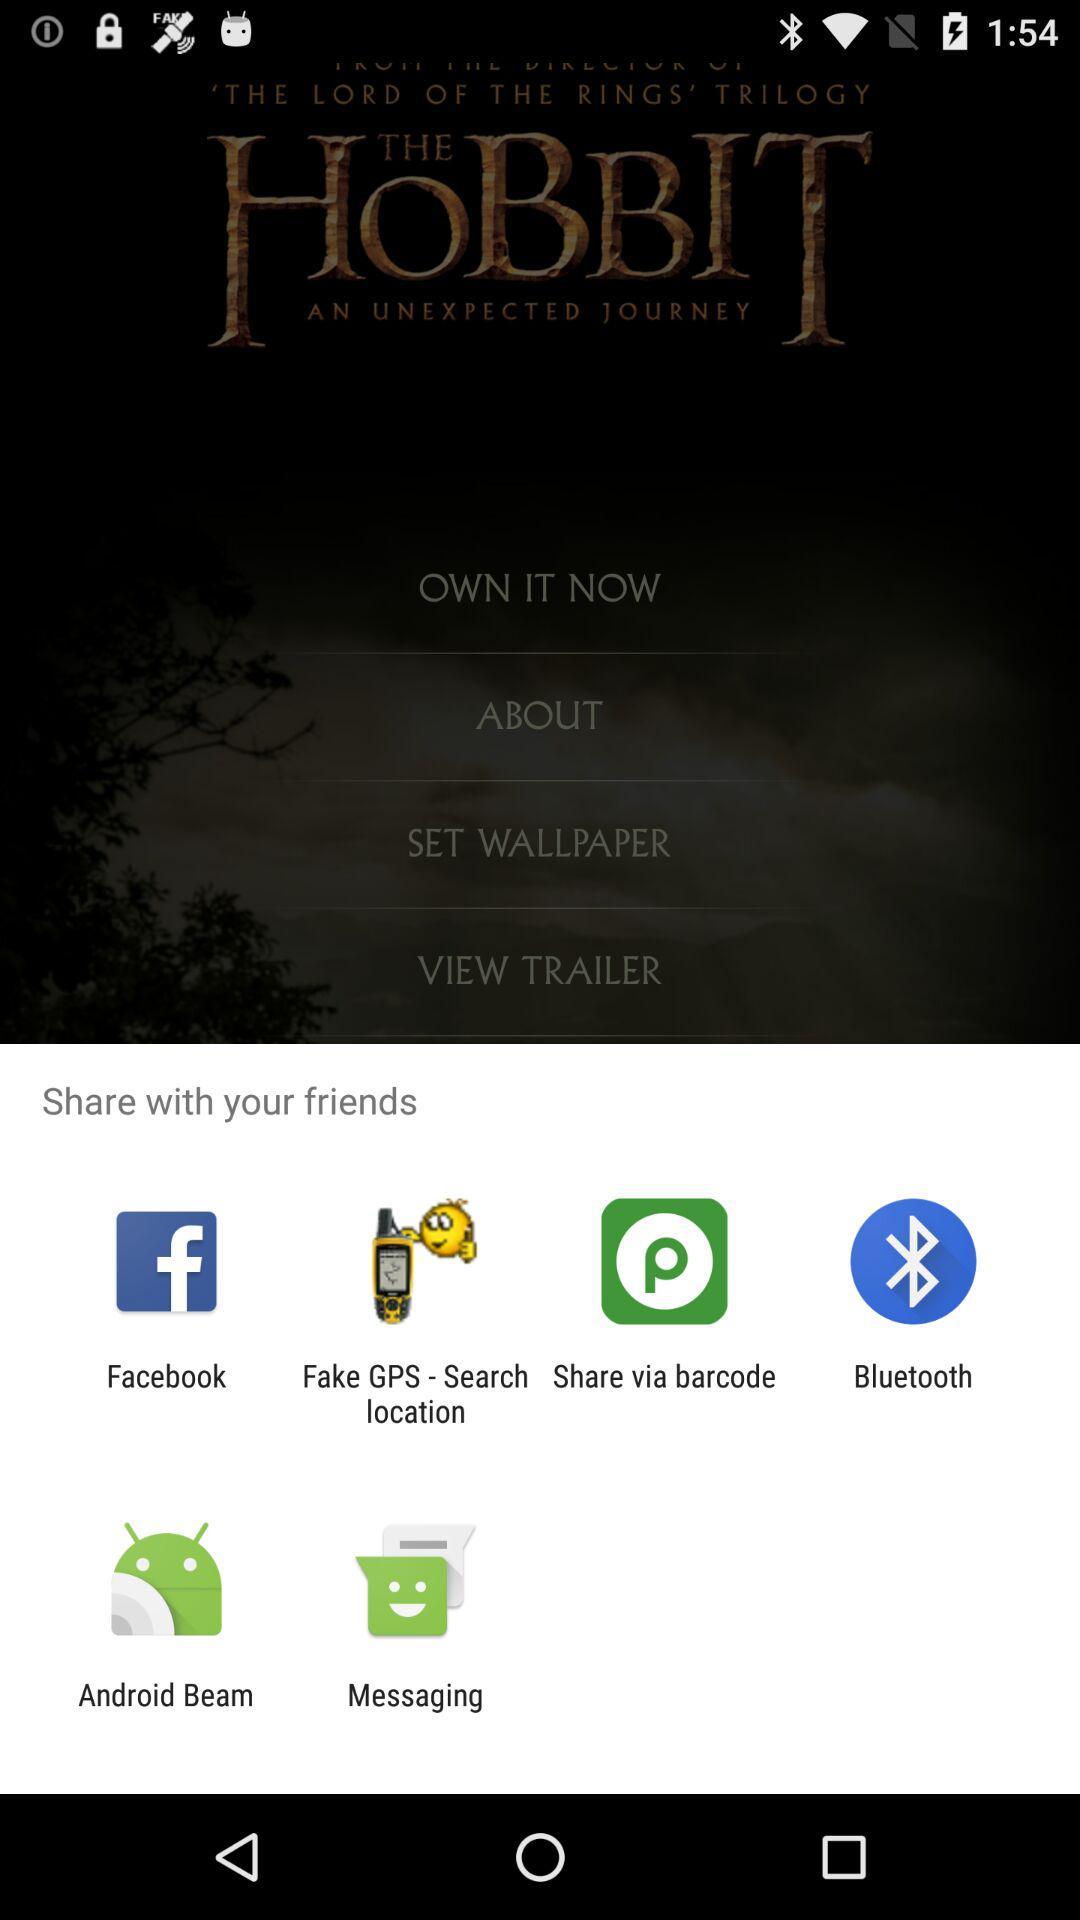 The image size is (1080, 1920). I want to click on the bluetooth at the bottom right corner, so click(913, 1392).